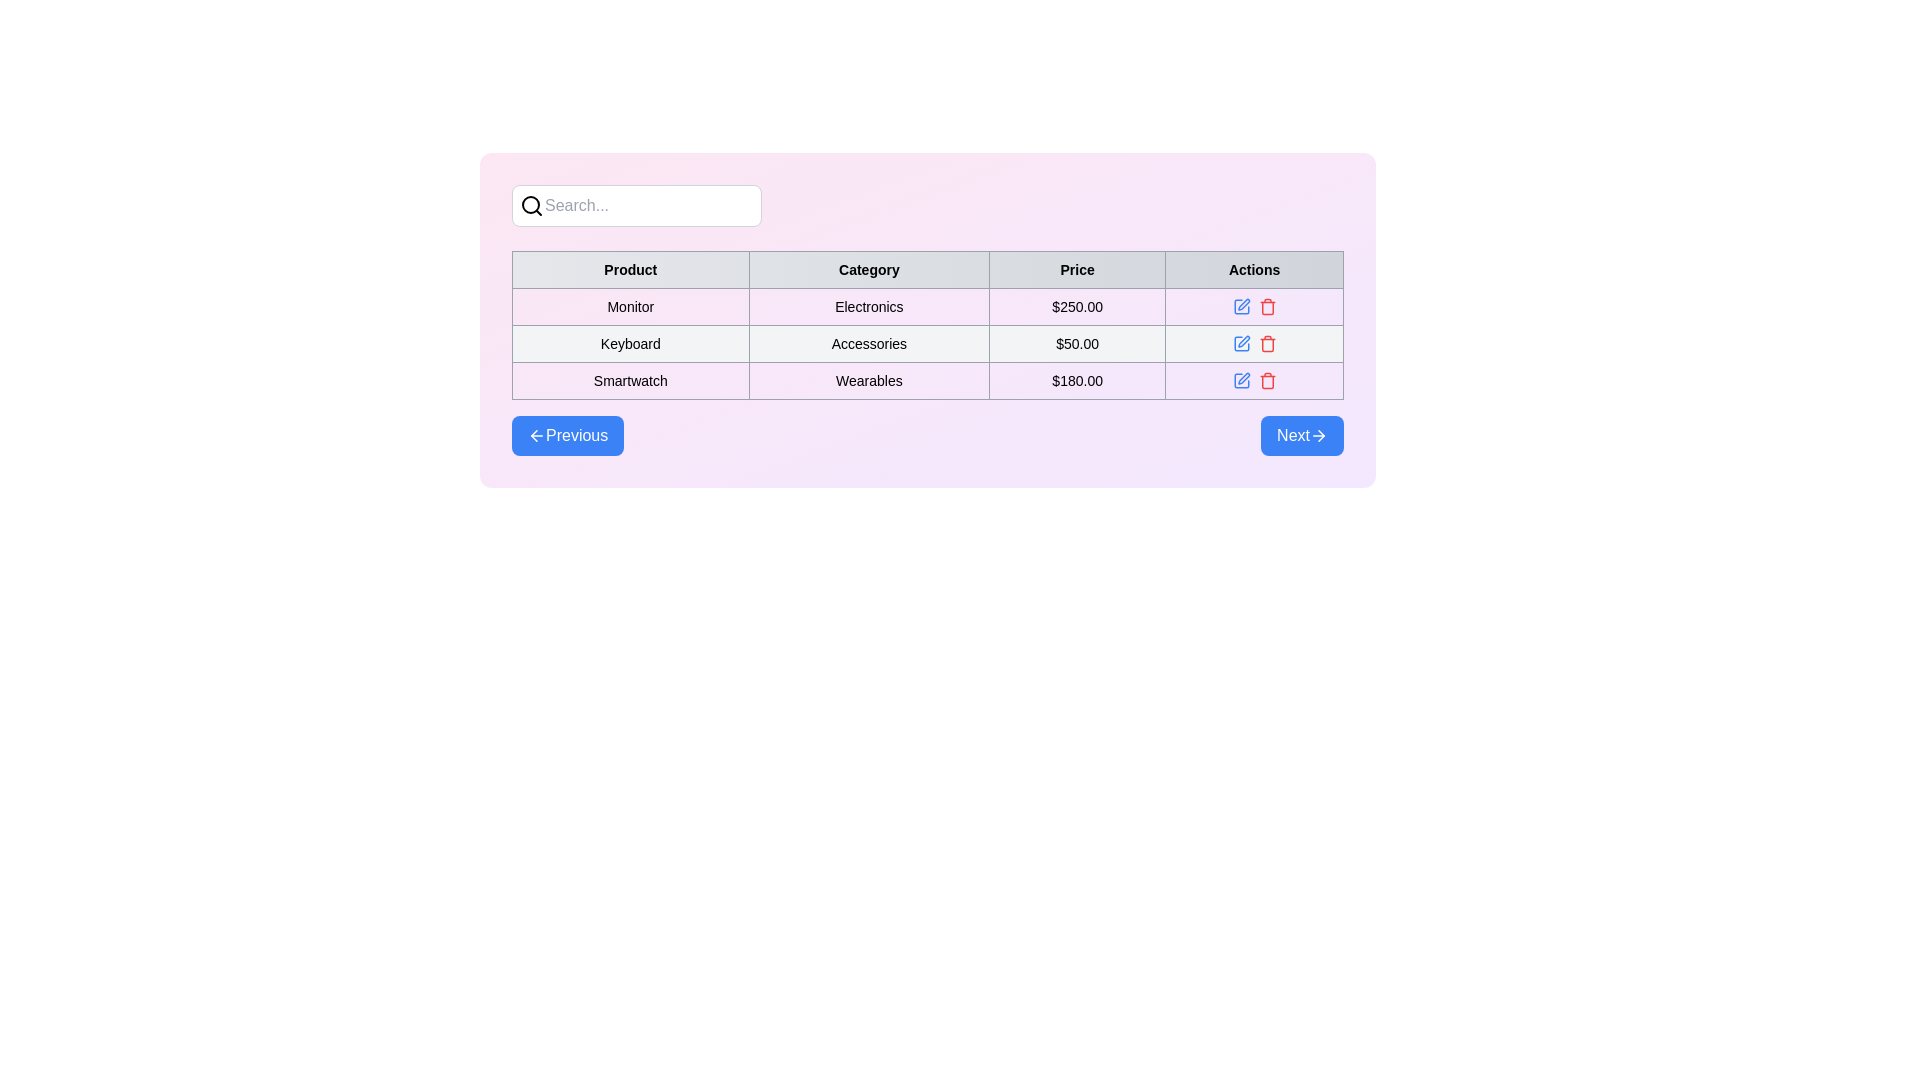 This screenshot has height=1080, width=1920. I want to click on the blue pencil icon button located in the 'Actions' column of the last row in the displayed table, so click(1240, 381).